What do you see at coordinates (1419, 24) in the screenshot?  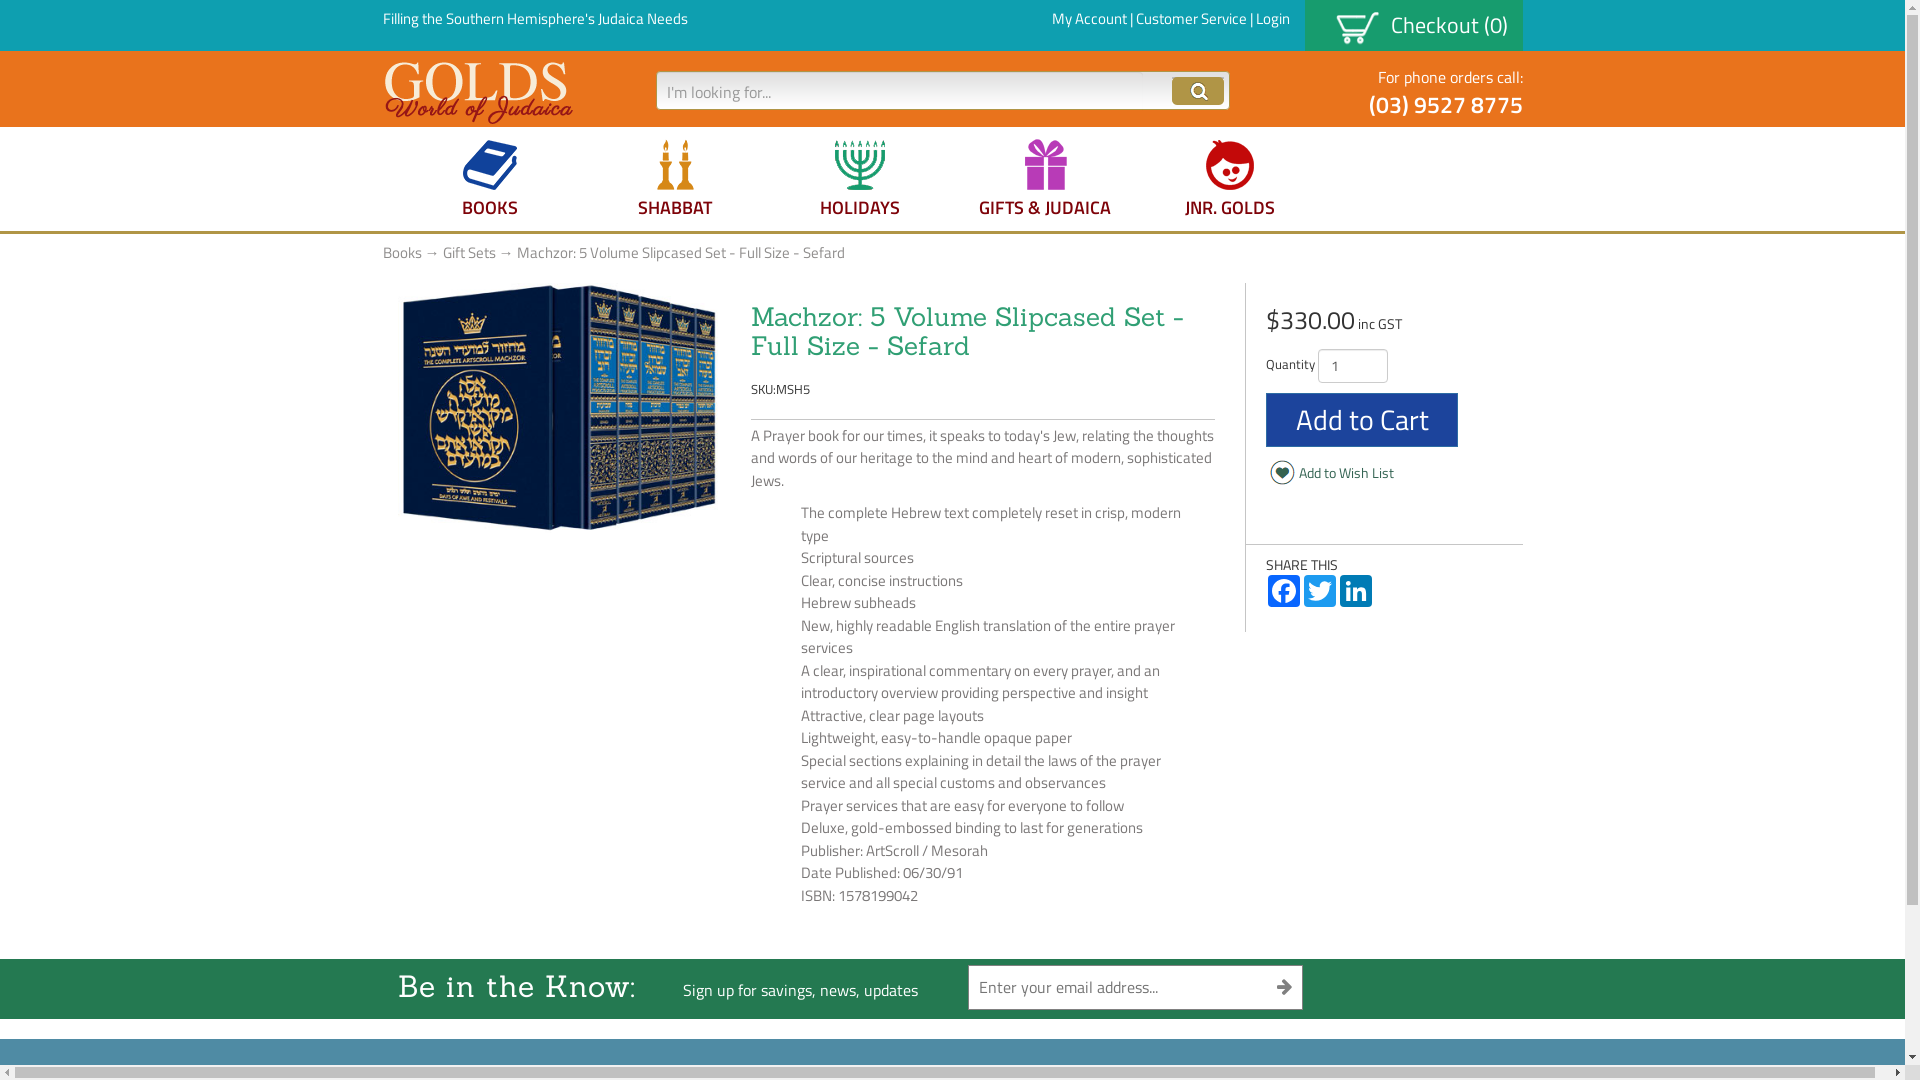 I see `'Checkout (0)'` at bounding box center [1419, 24].